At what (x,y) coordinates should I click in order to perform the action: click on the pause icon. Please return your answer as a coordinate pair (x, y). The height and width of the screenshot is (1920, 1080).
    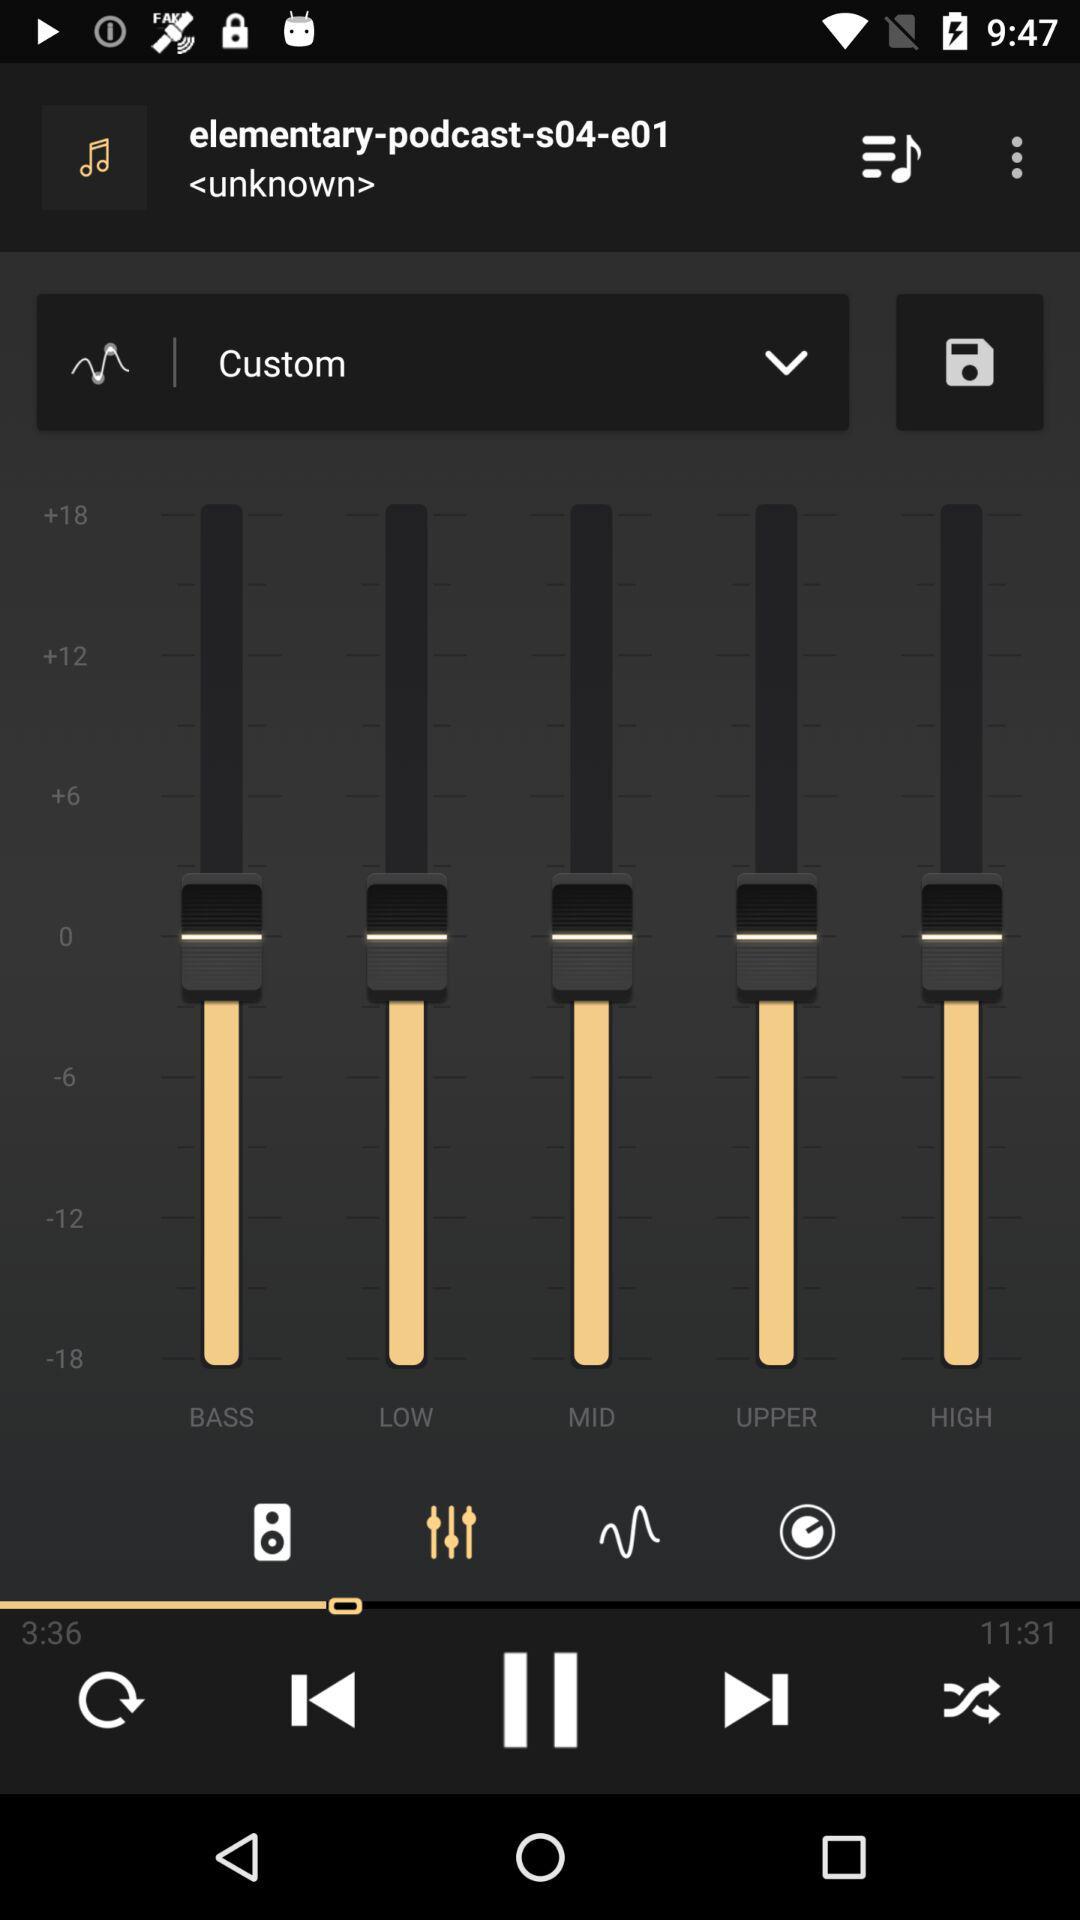
    Looking at the image, I should click on (540, 1698).